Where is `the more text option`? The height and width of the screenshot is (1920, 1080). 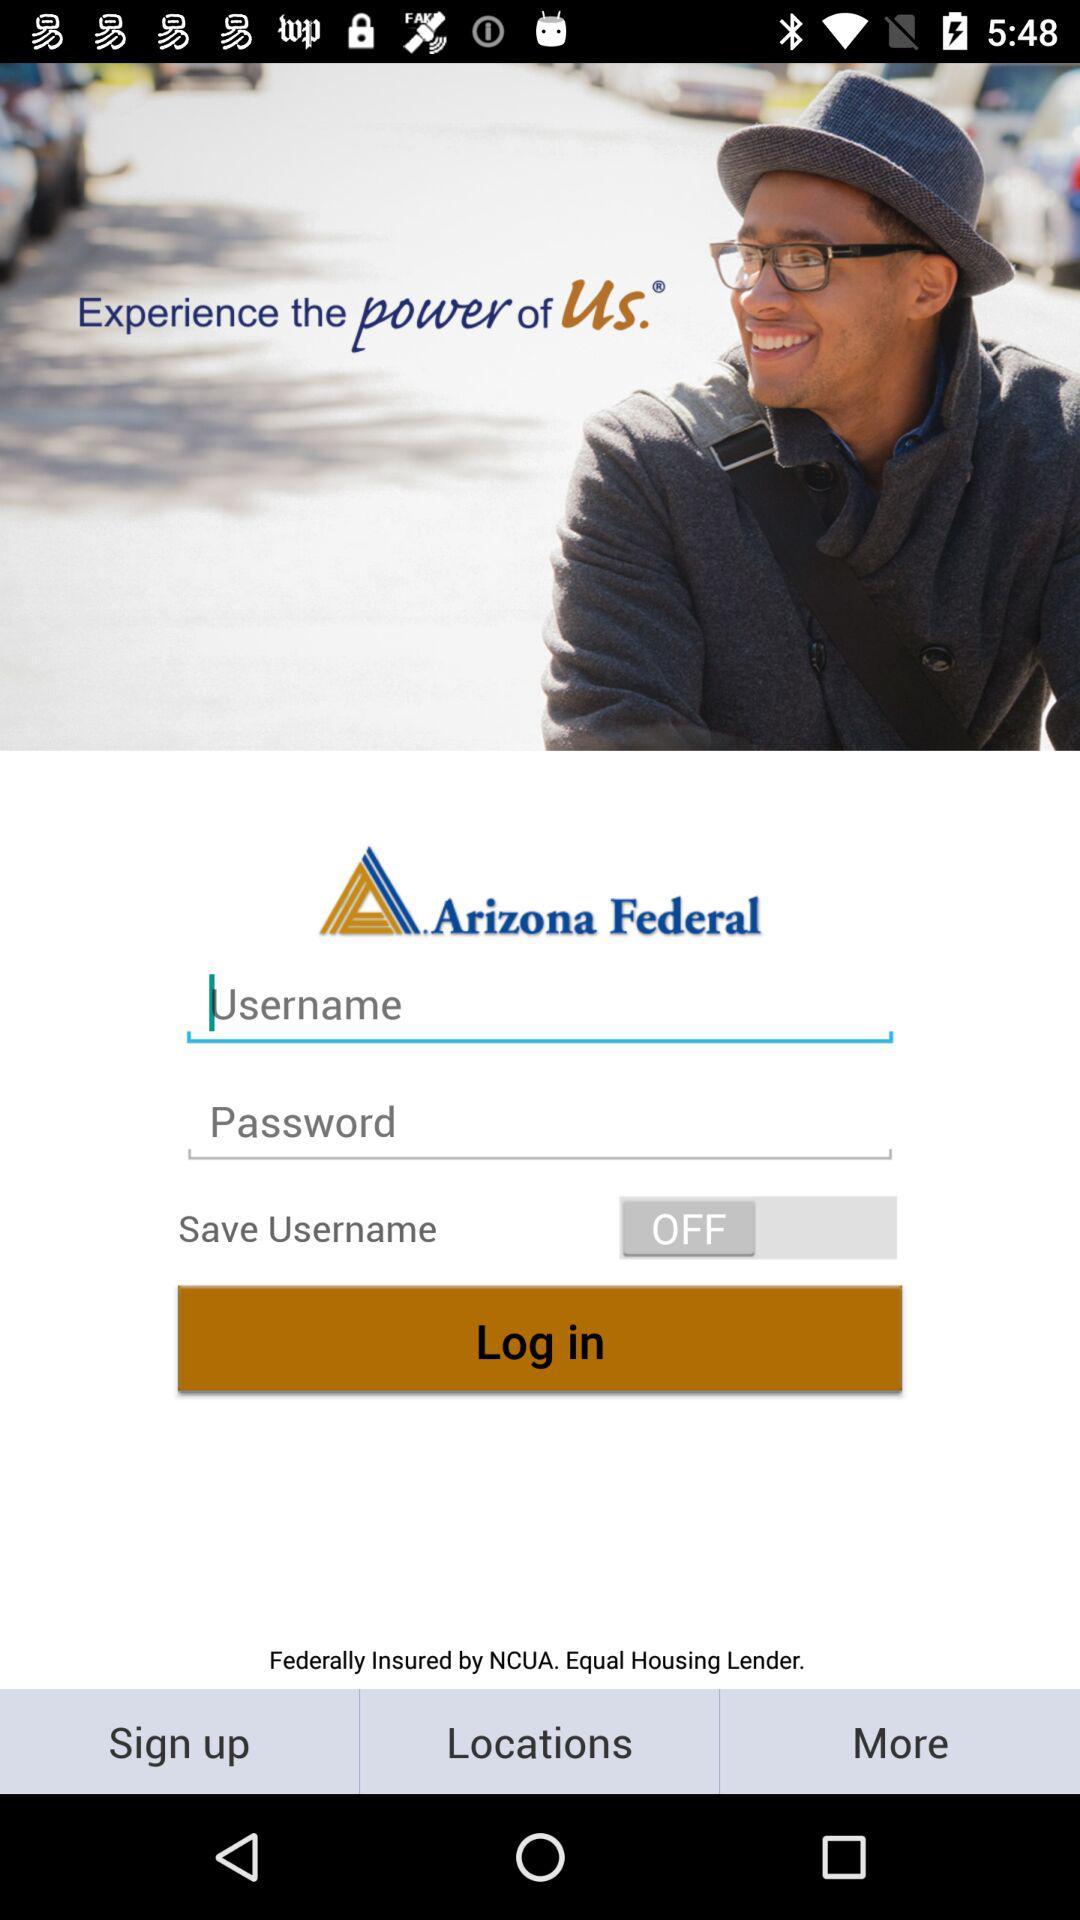
the more text option is located at coordinates (898, 1740).